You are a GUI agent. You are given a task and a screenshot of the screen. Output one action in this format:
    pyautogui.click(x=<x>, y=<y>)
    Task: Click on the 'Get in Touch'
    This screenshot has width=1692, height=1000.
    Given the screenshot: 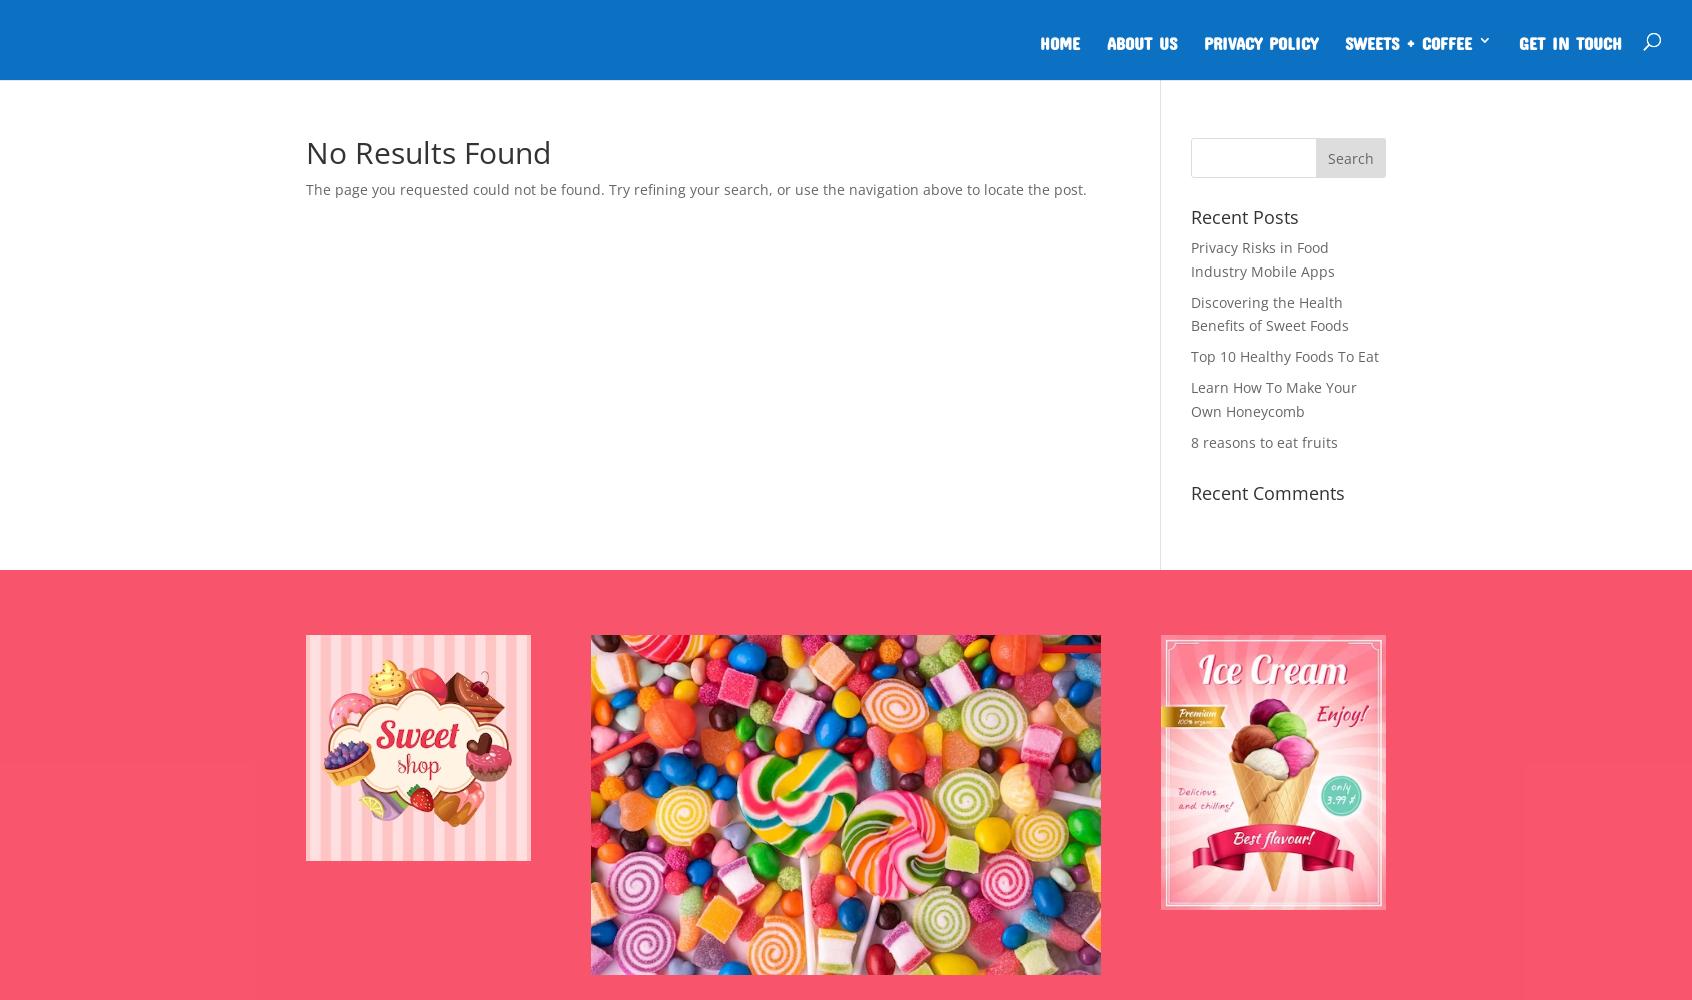 What is the action you would take?
    pyautogui.click(x=1569, y=40)
    